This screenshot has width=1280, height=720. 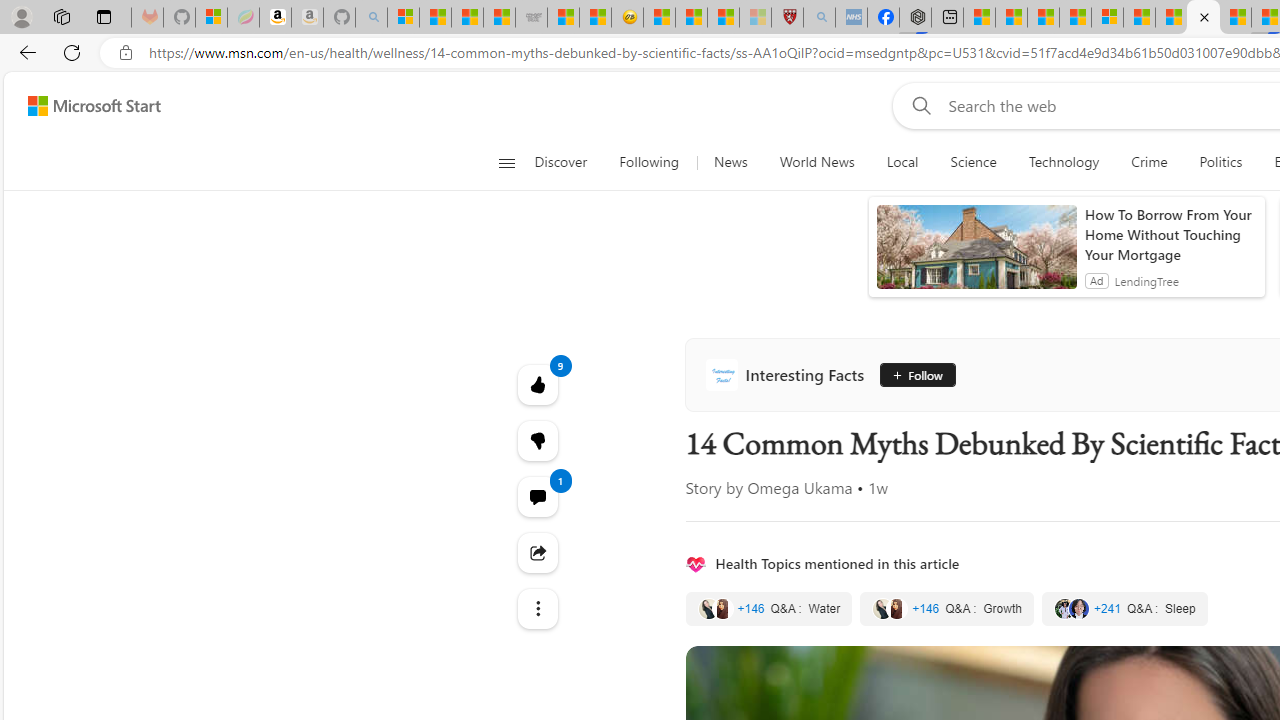 I want to click on 'Skip to footer', so click(x=81, y=105).